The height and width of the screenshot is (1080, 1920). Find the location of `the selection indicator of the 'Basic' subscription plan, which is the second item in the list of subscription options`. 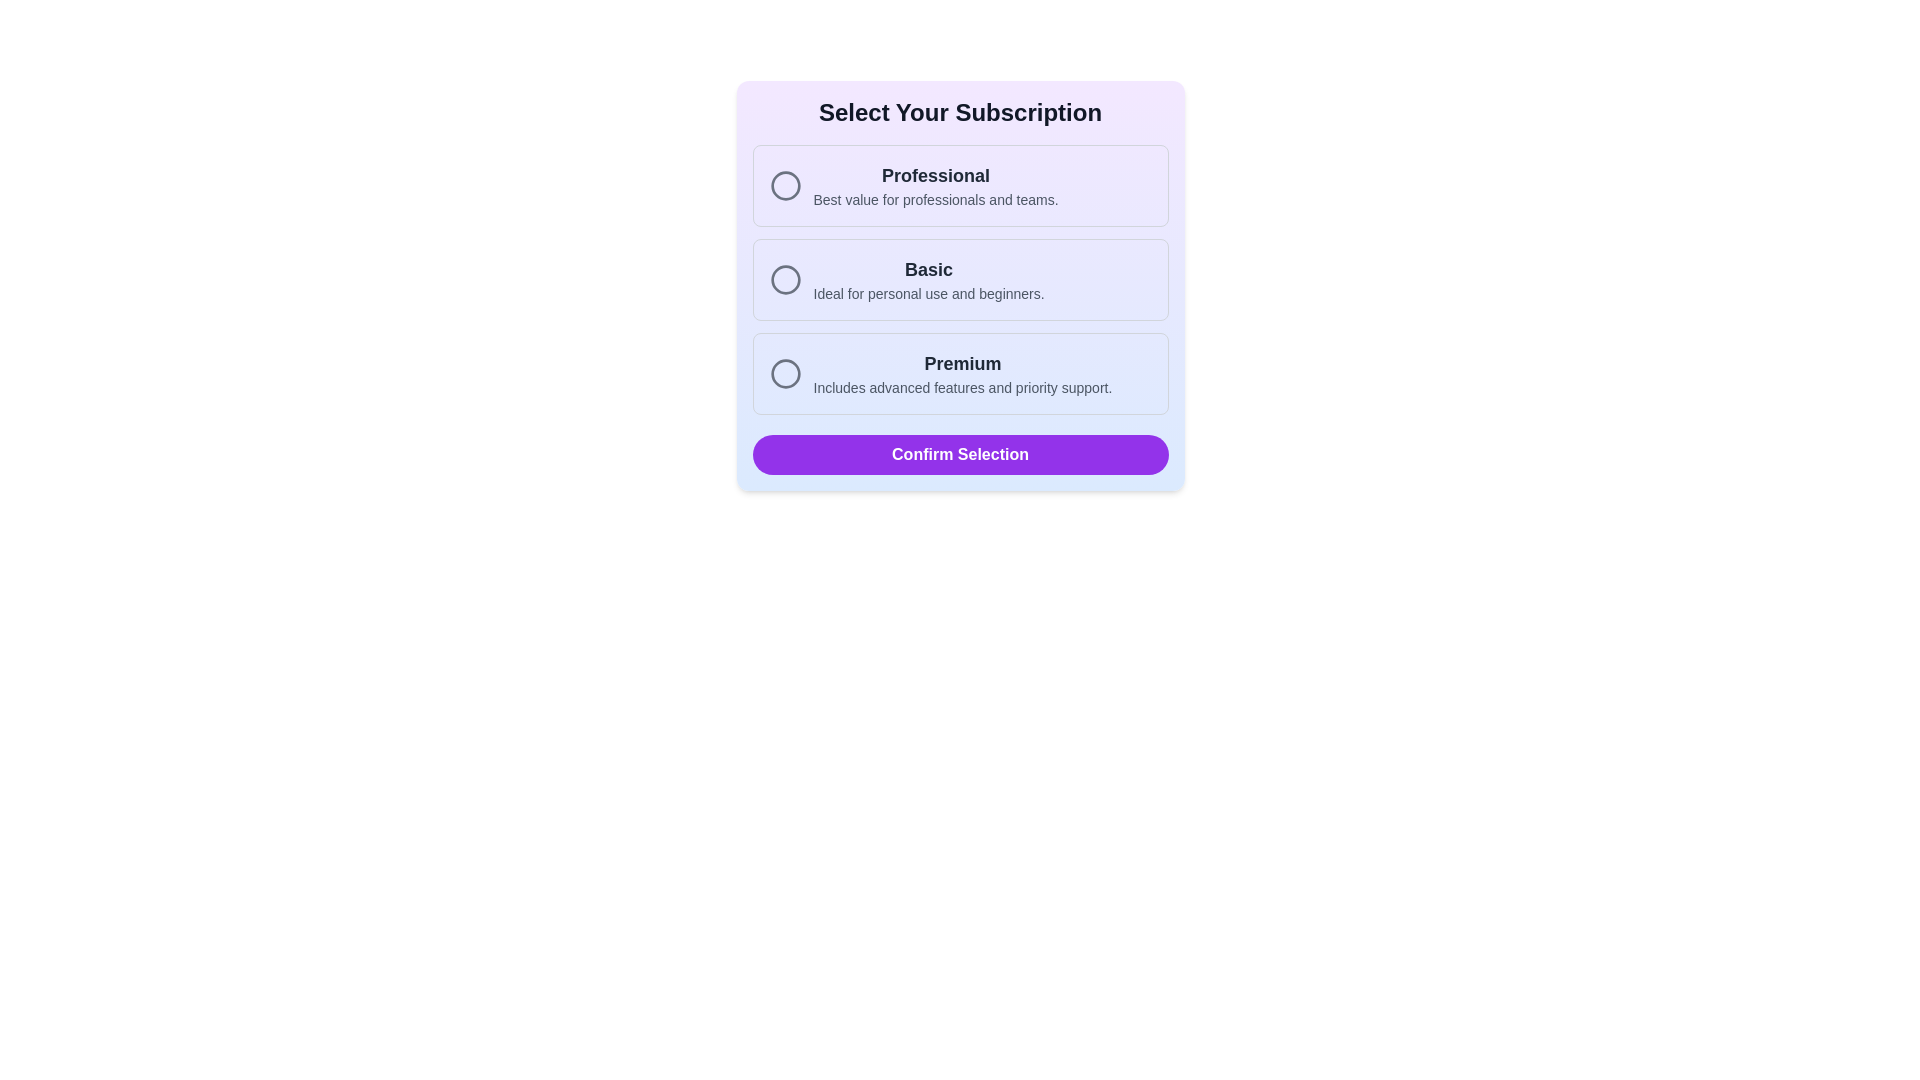

the selection indicator of the 'Basic' subscription plan, which is the second item in the list of subscription options is located at coordinates (960, 280).